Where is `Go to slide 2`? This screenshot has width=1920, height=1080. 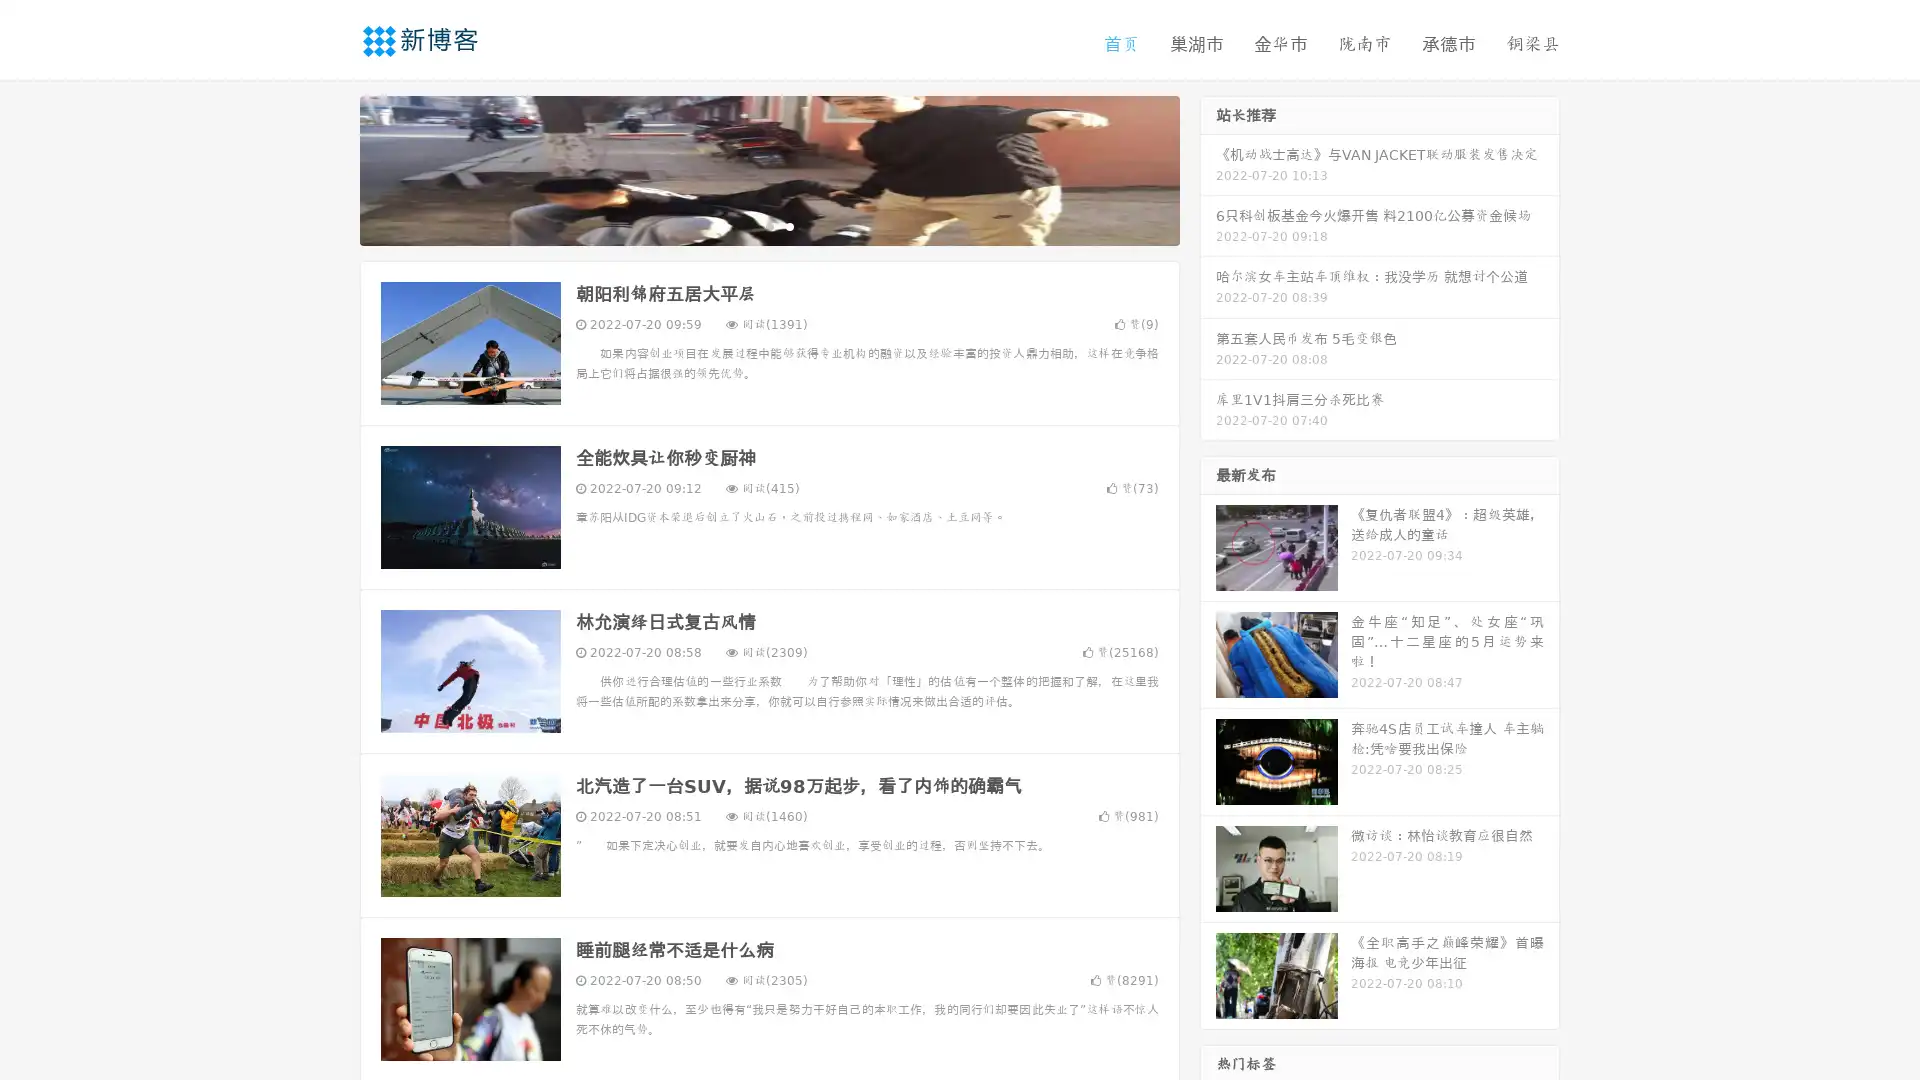
Go to slide 2 is located at coordinates (768, 225).